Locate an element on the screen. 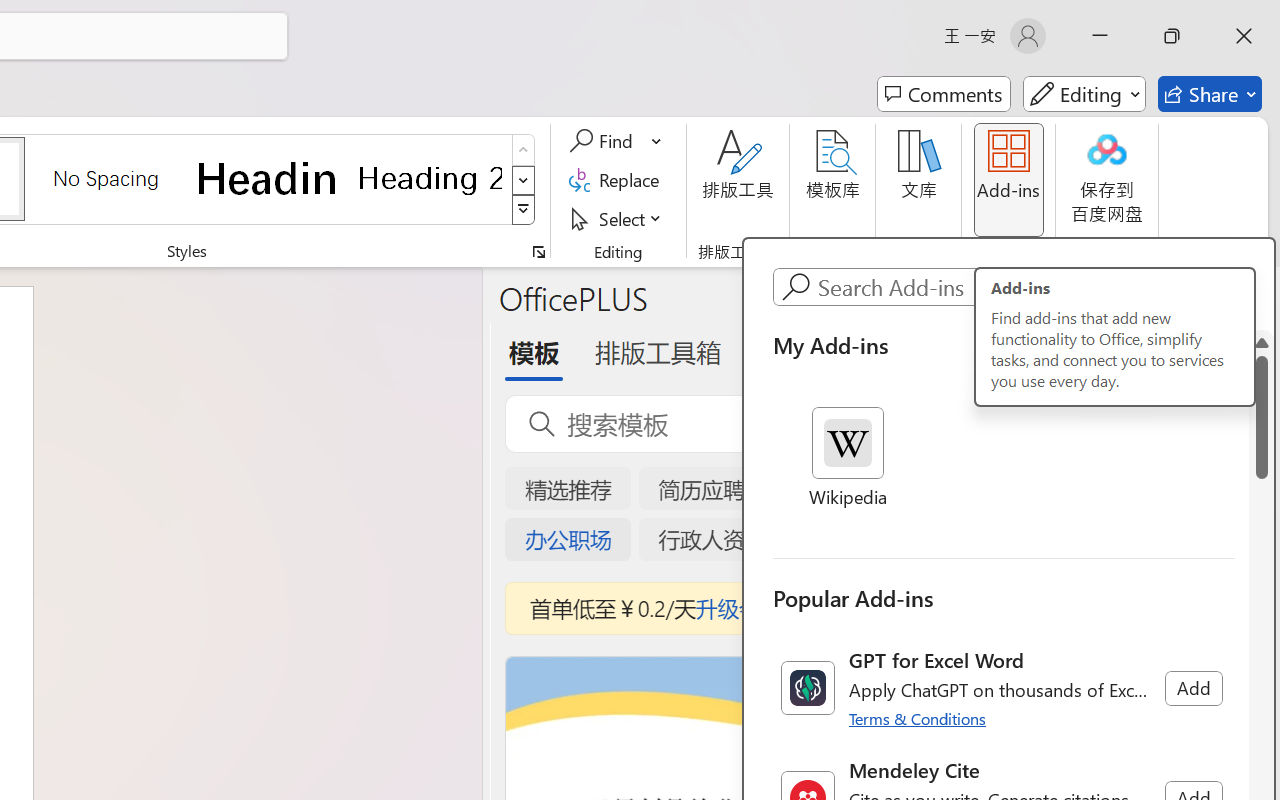 This screenshot has height=800, width=1280. 'Find' is located at coordinates (603, 141).